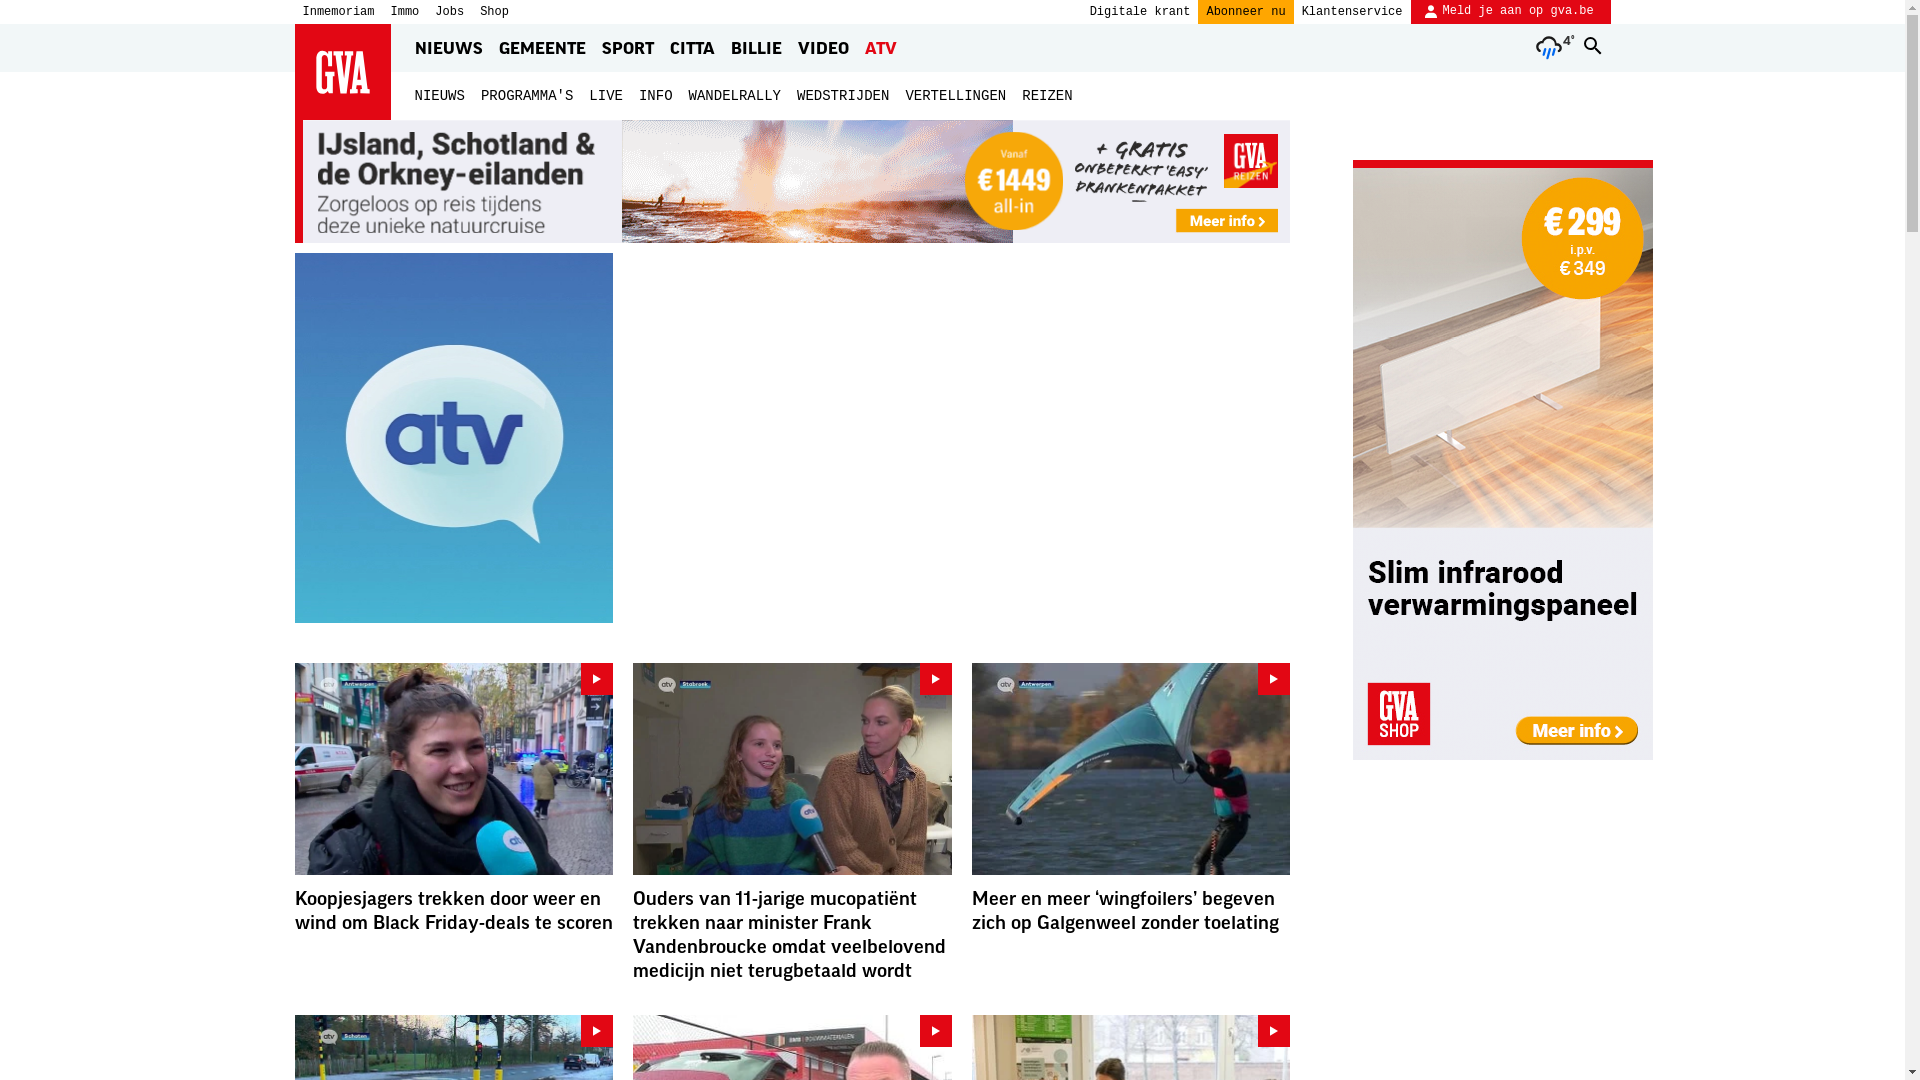 Image resolution: width=1920 pixels, height=1080 pixels. I want to click on 'INFO', so click(637, 96).